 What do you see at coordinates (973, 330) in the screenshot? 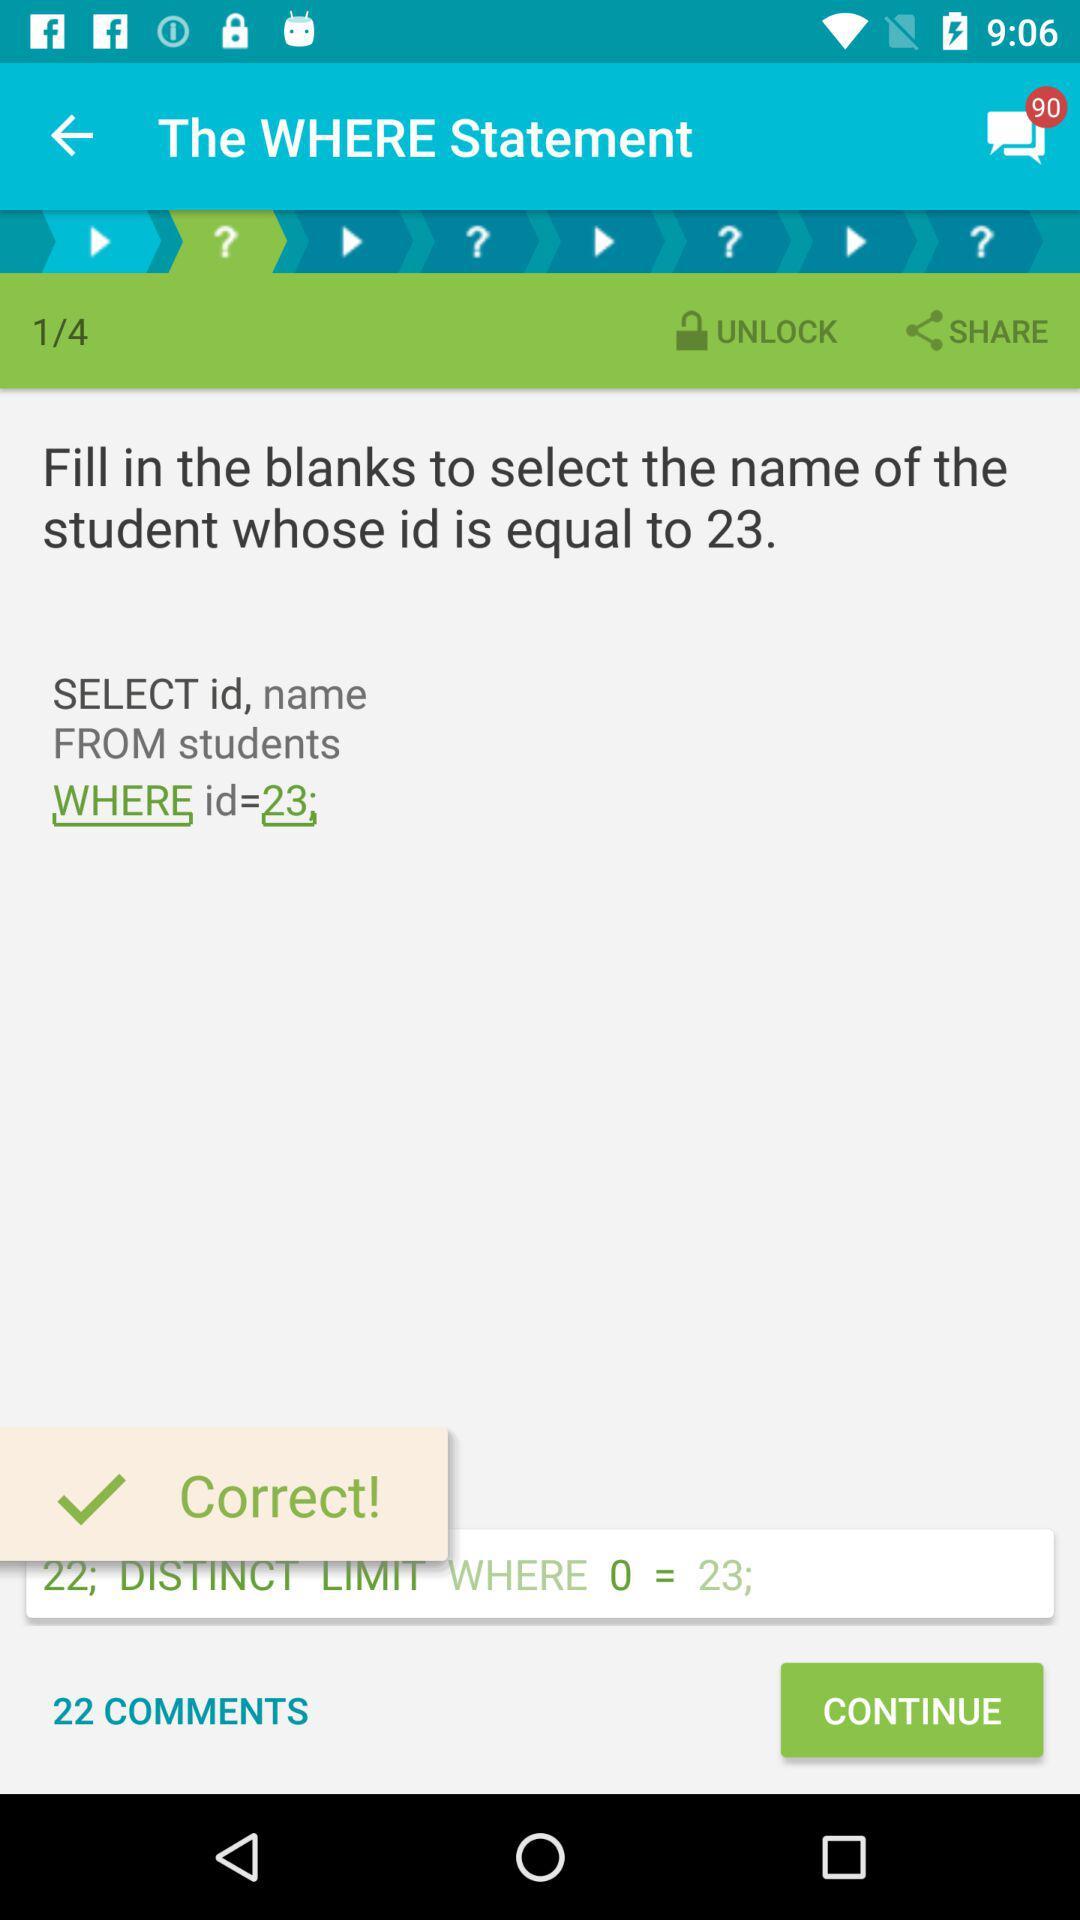
I see `share icon` at bounding box center [973, 330].